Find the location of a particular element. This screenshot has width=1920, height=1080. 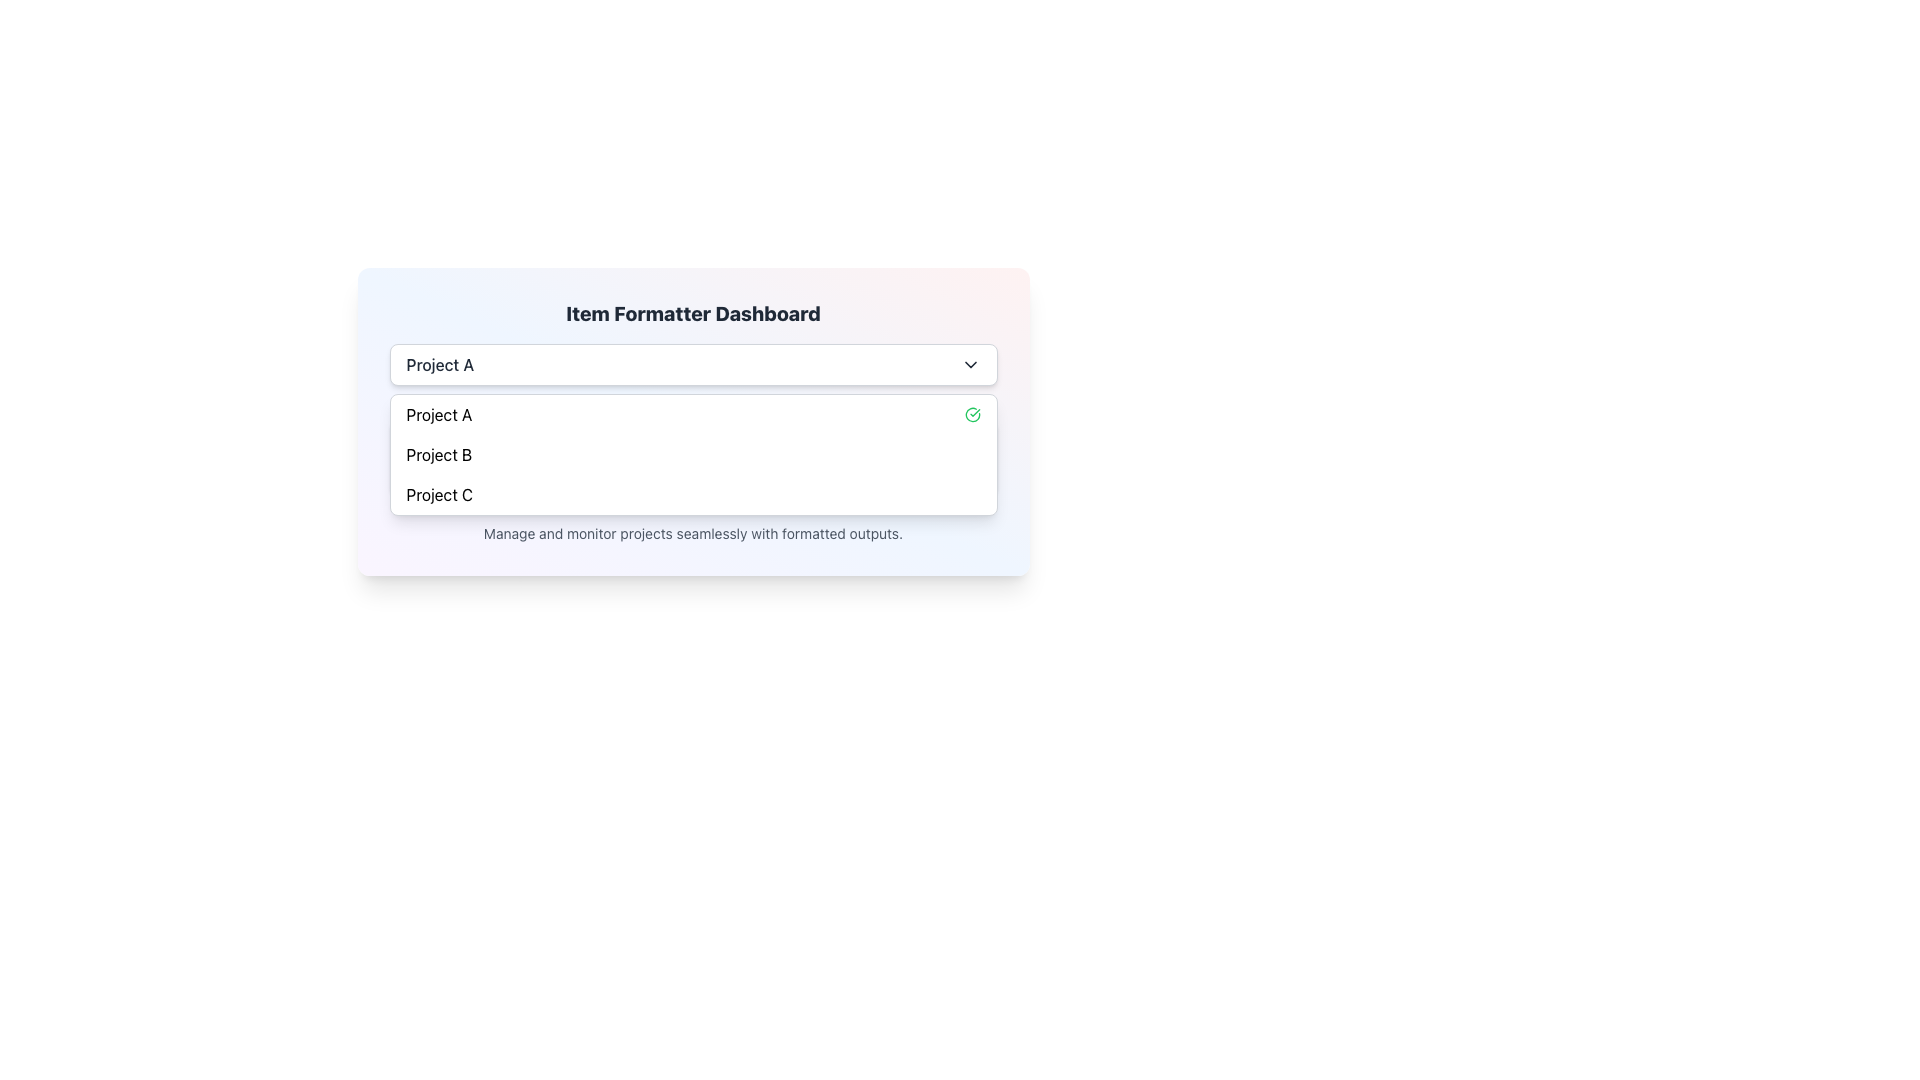

the dropdown menu located beneath the 'Item Formatter Dashboard' title is located at coordinates (693, 365).